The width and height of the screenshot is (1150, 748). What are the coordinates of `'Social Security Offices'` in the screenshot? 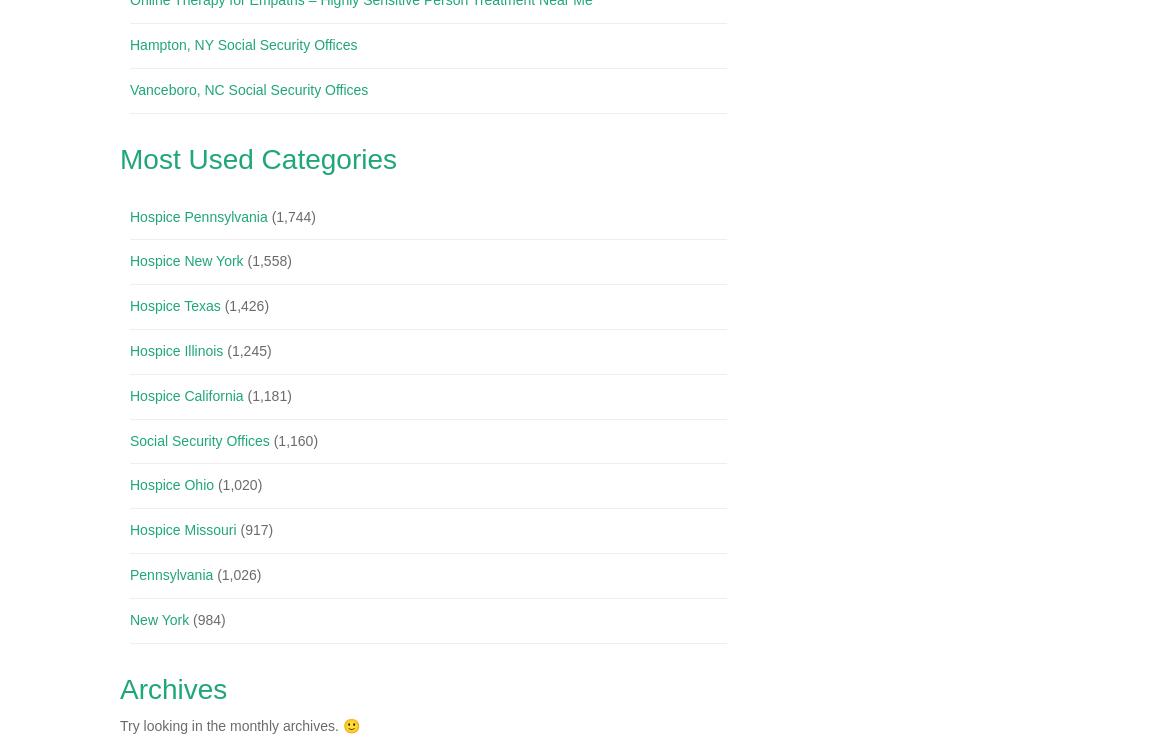 It's located at (198, 438).